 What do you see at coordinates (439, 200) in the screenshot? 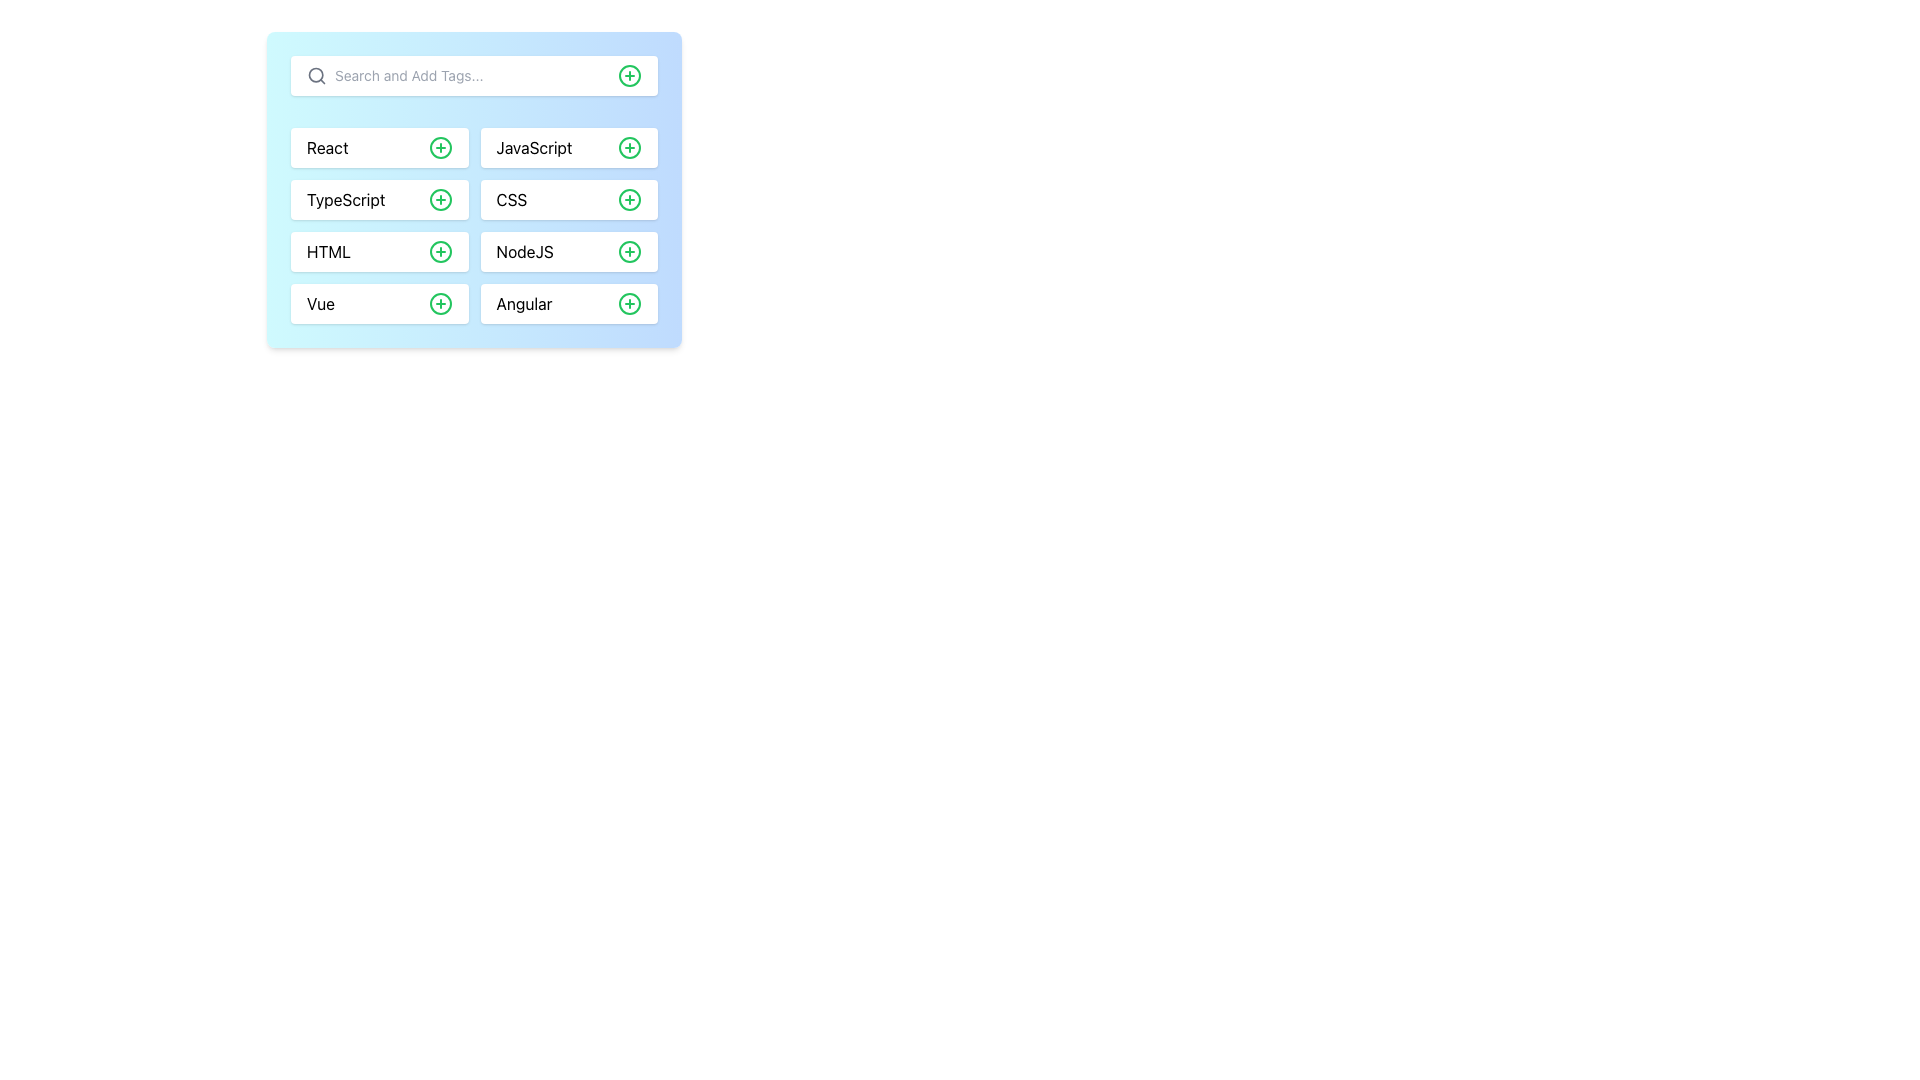
I see `the interactive button to add 'TypeScript'` at bounding box center [439, 200].